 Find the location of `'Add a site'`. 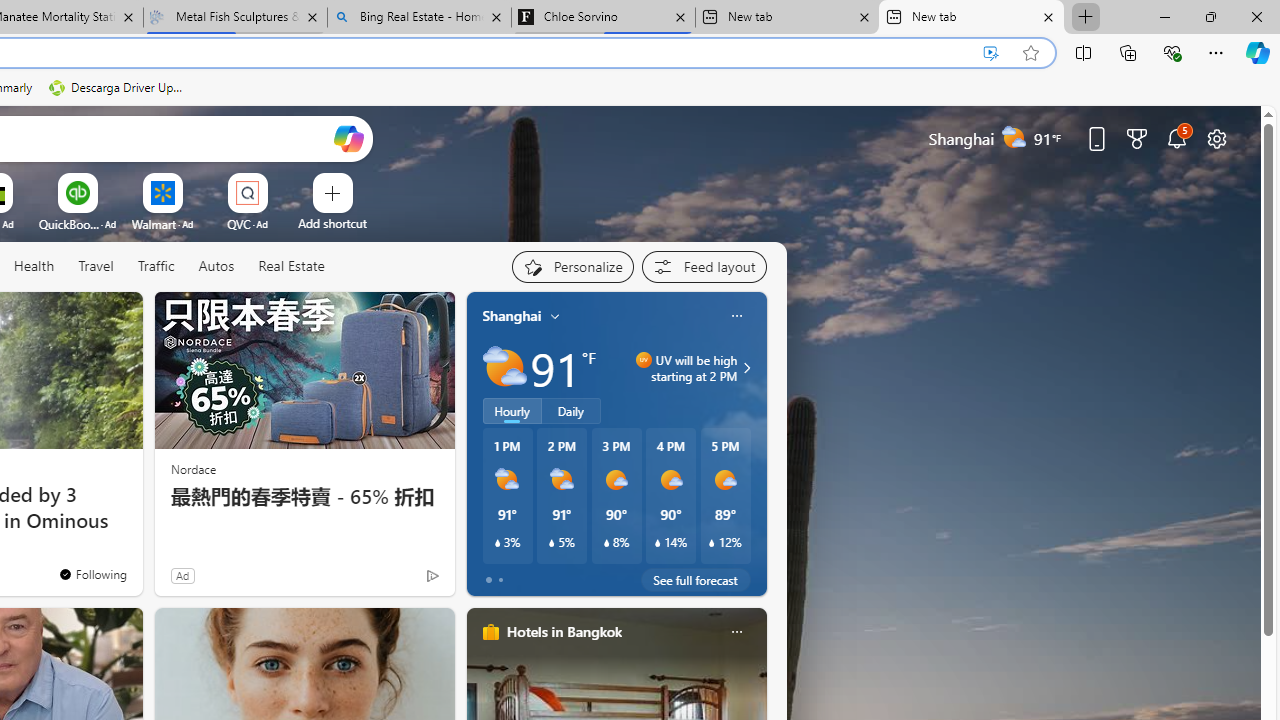

'Add a site' is located at coordinates (332, 223).